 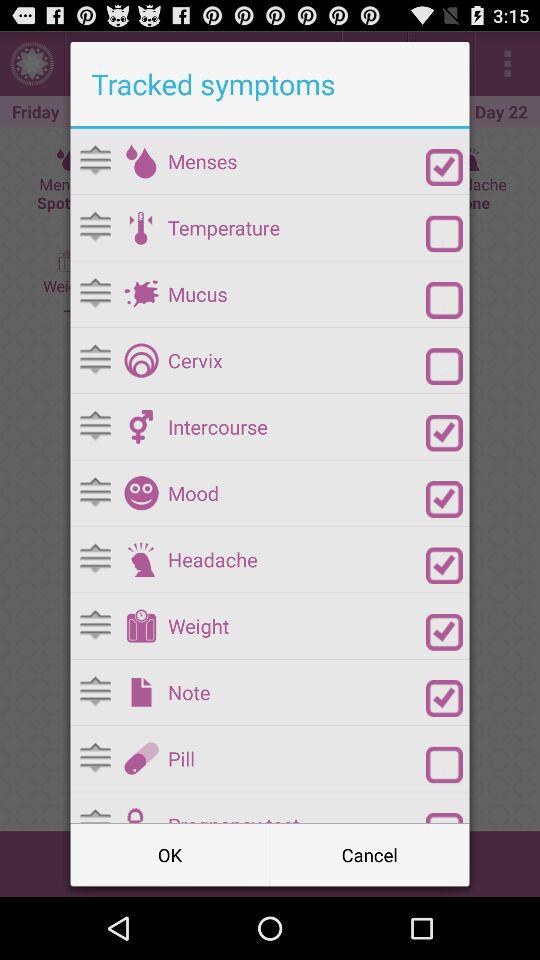 I want to click on the temperature icon, so click(x=296, y=227).